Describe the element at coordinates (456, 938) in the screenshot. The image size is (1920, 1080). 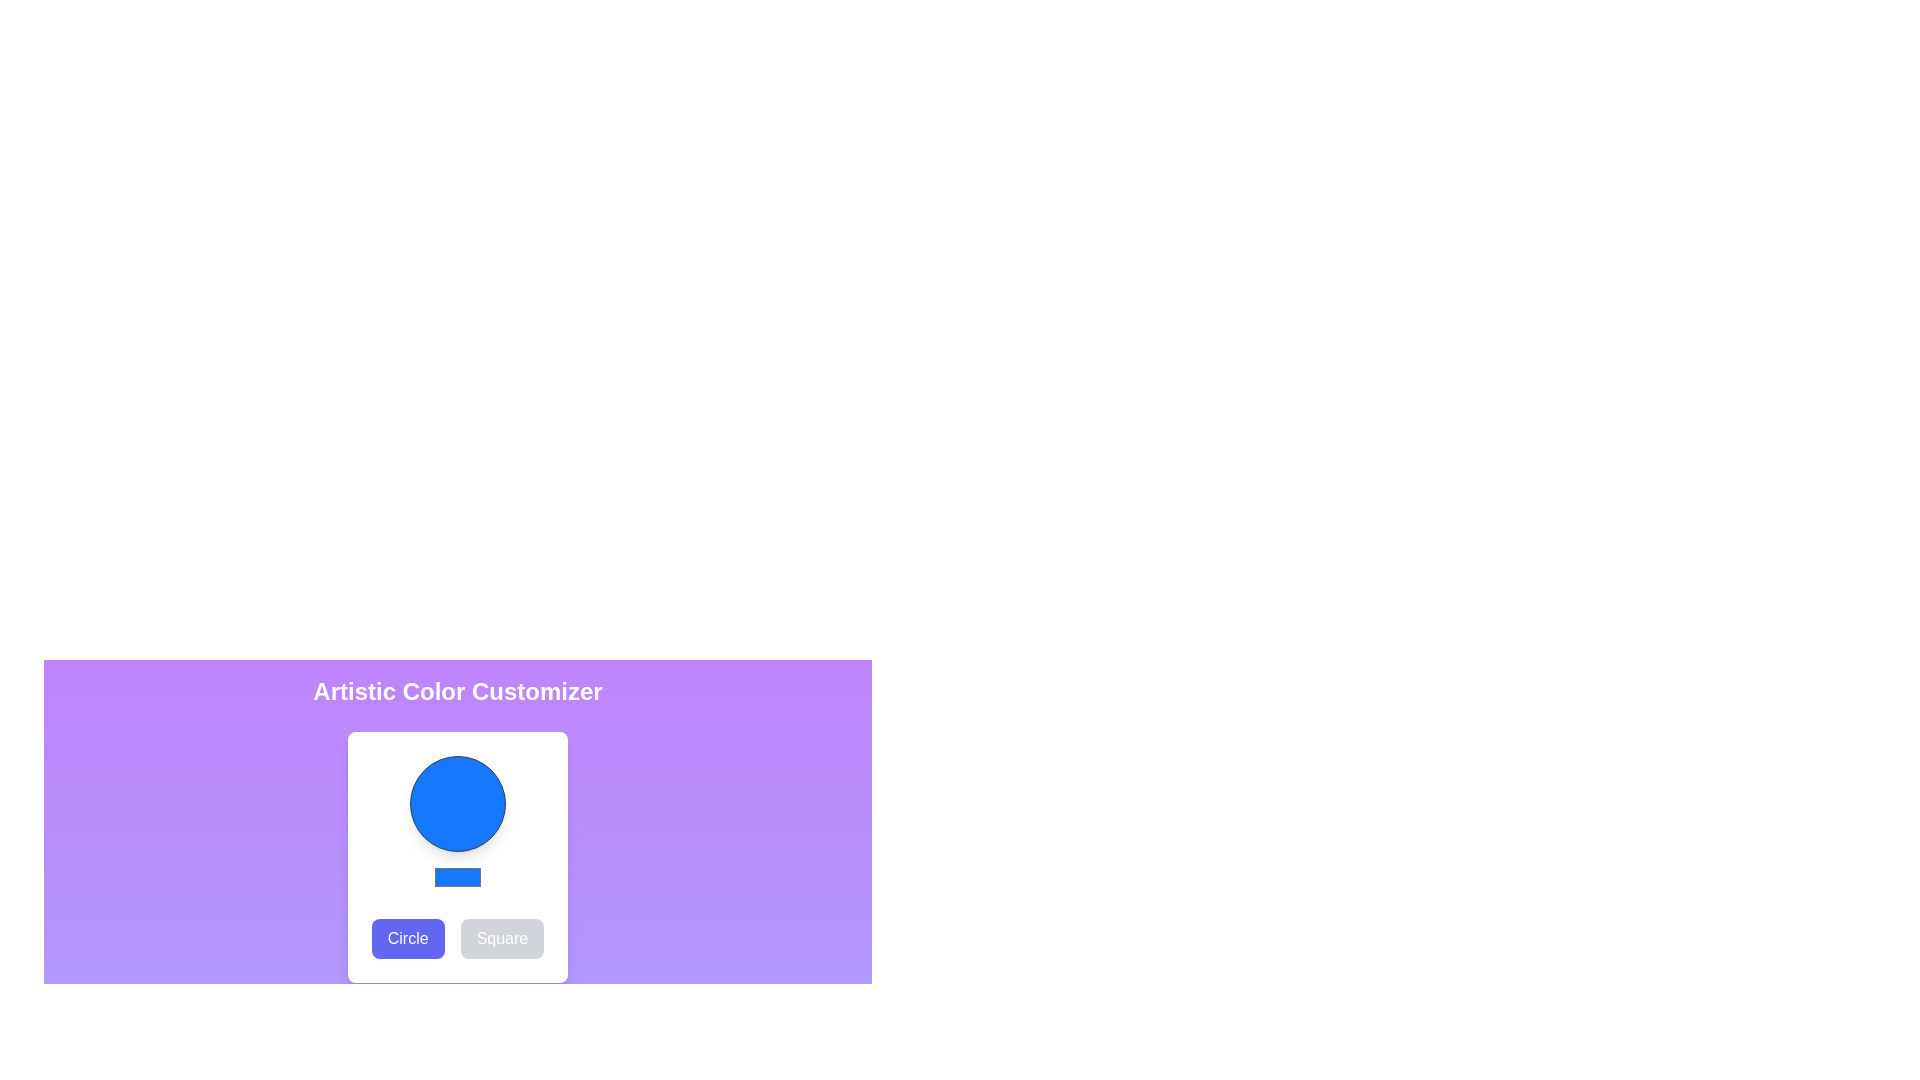
I see `the 'Circle' button, which is styled with a purple background and white text, located at the bottom center of the card component` at that location.